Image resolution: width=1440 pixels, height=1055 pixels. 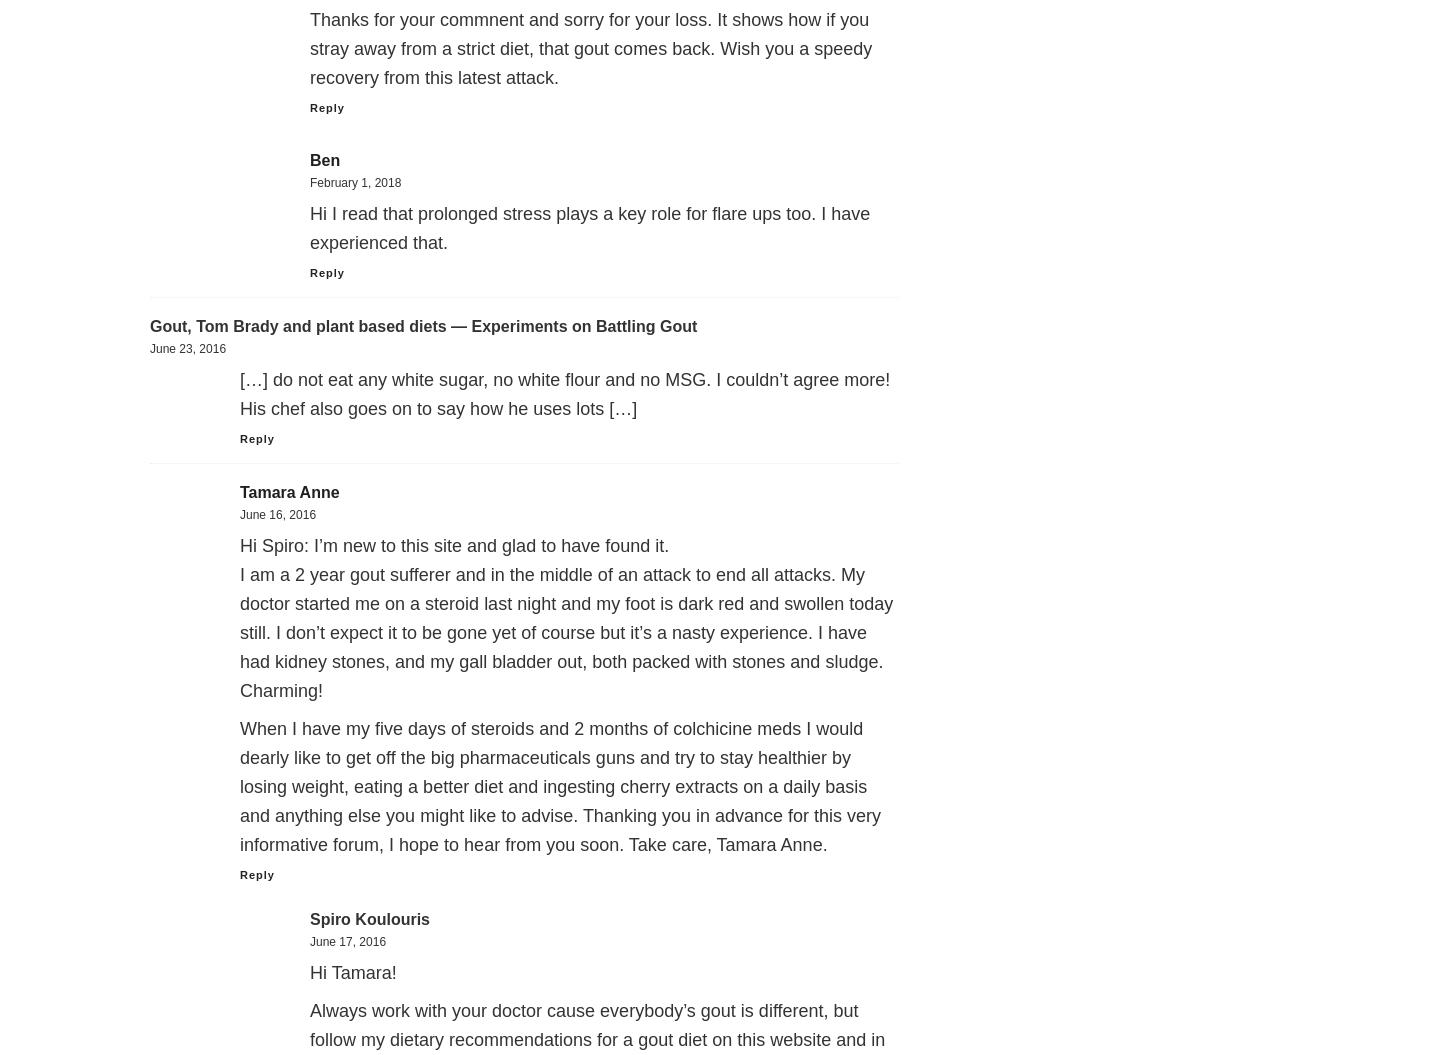 I want to click on 'February 1, 2018', so click(x=355, y=182).